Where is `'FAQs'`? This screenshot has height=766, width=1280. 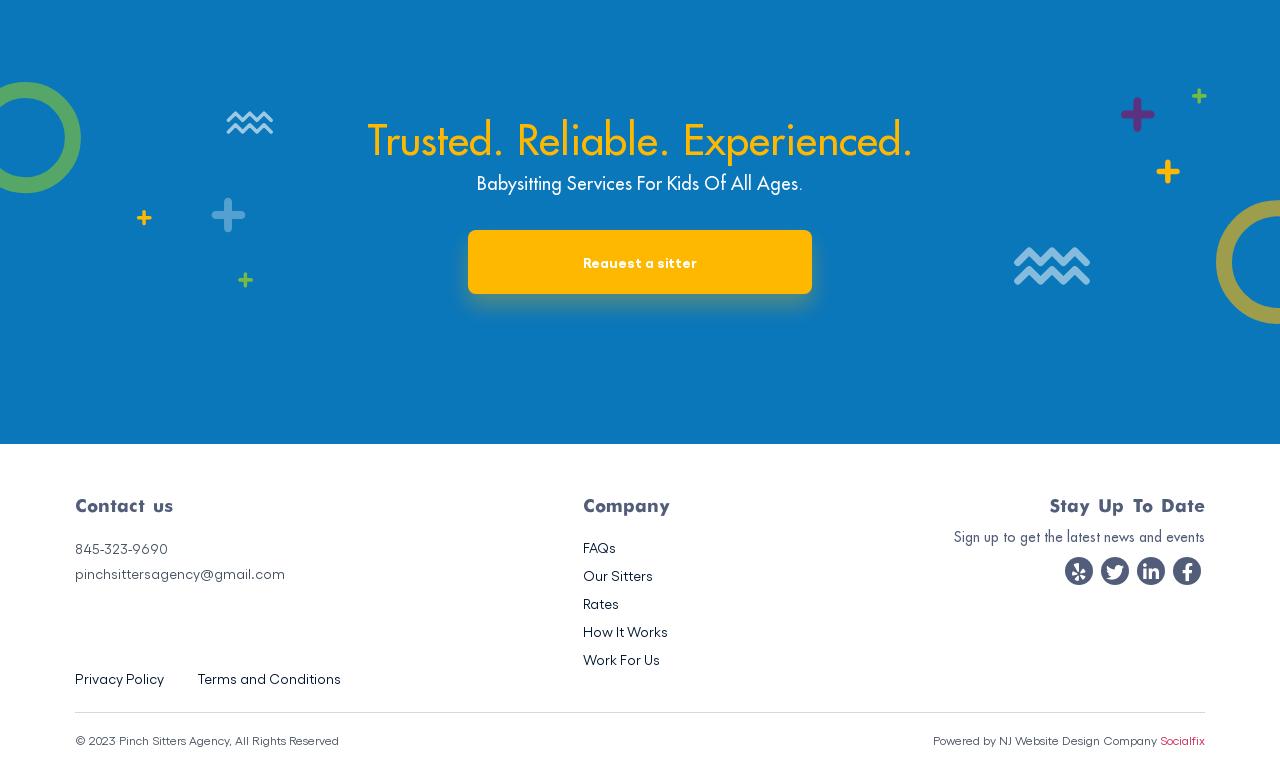 'FAQs' is located at coordinates (597, 546).